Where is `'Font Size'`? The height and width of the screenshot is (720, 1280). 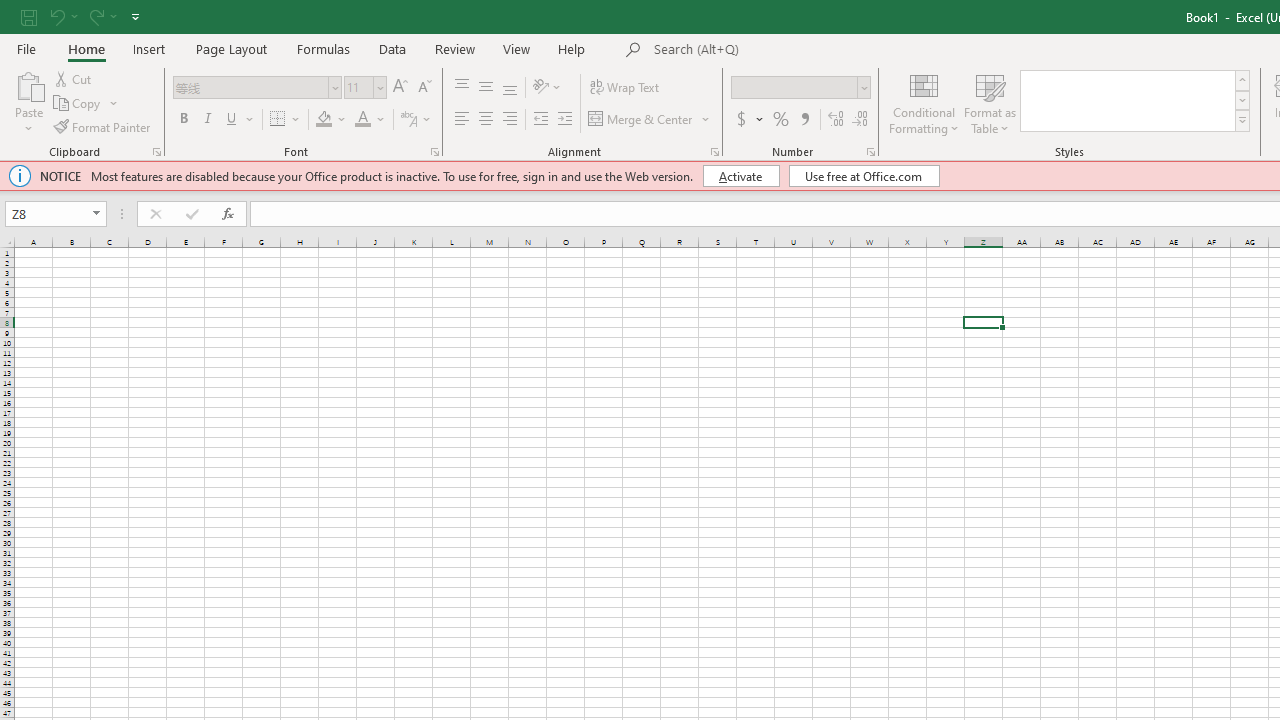
'Font Size' is located at coordinates (359, 86).